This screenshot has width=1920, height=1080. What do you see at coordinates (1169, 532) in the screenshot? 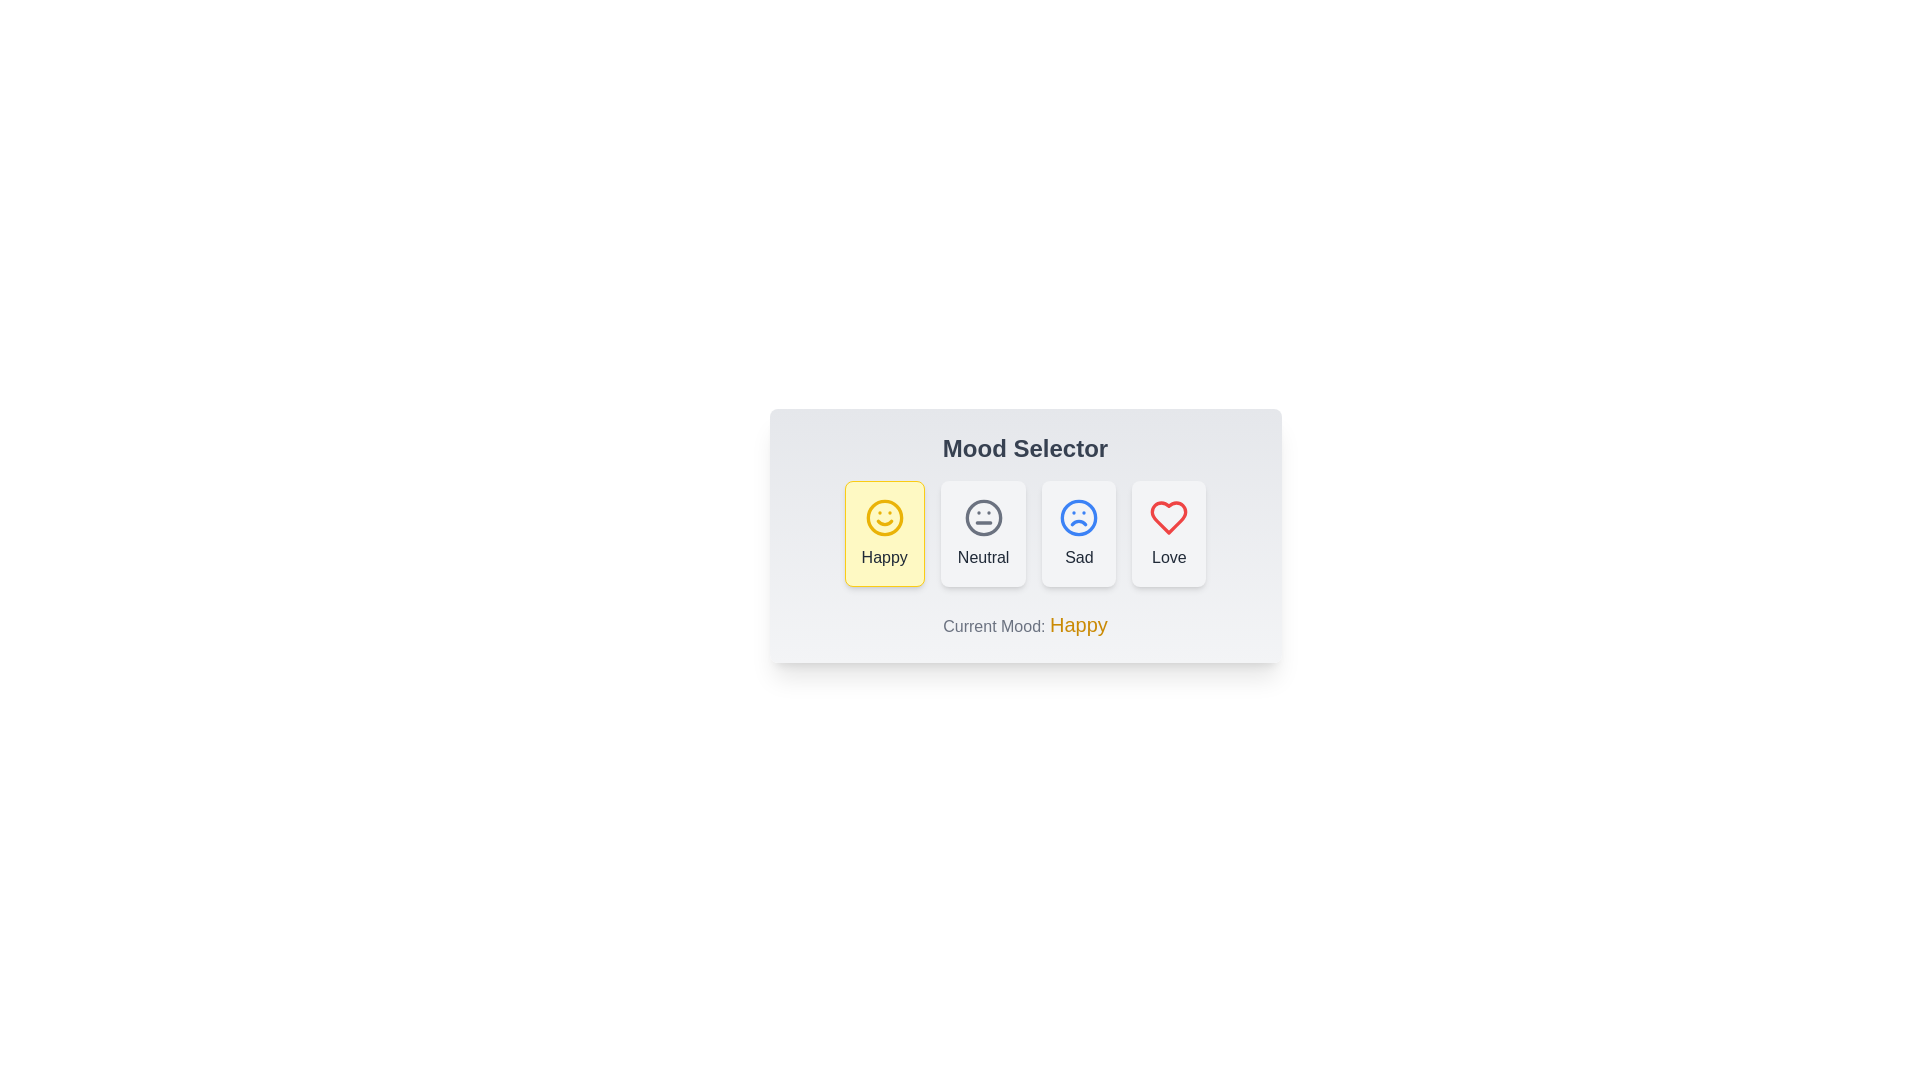
I see `the button corresponding to the mood Love` at bounding box center [1169, 532].